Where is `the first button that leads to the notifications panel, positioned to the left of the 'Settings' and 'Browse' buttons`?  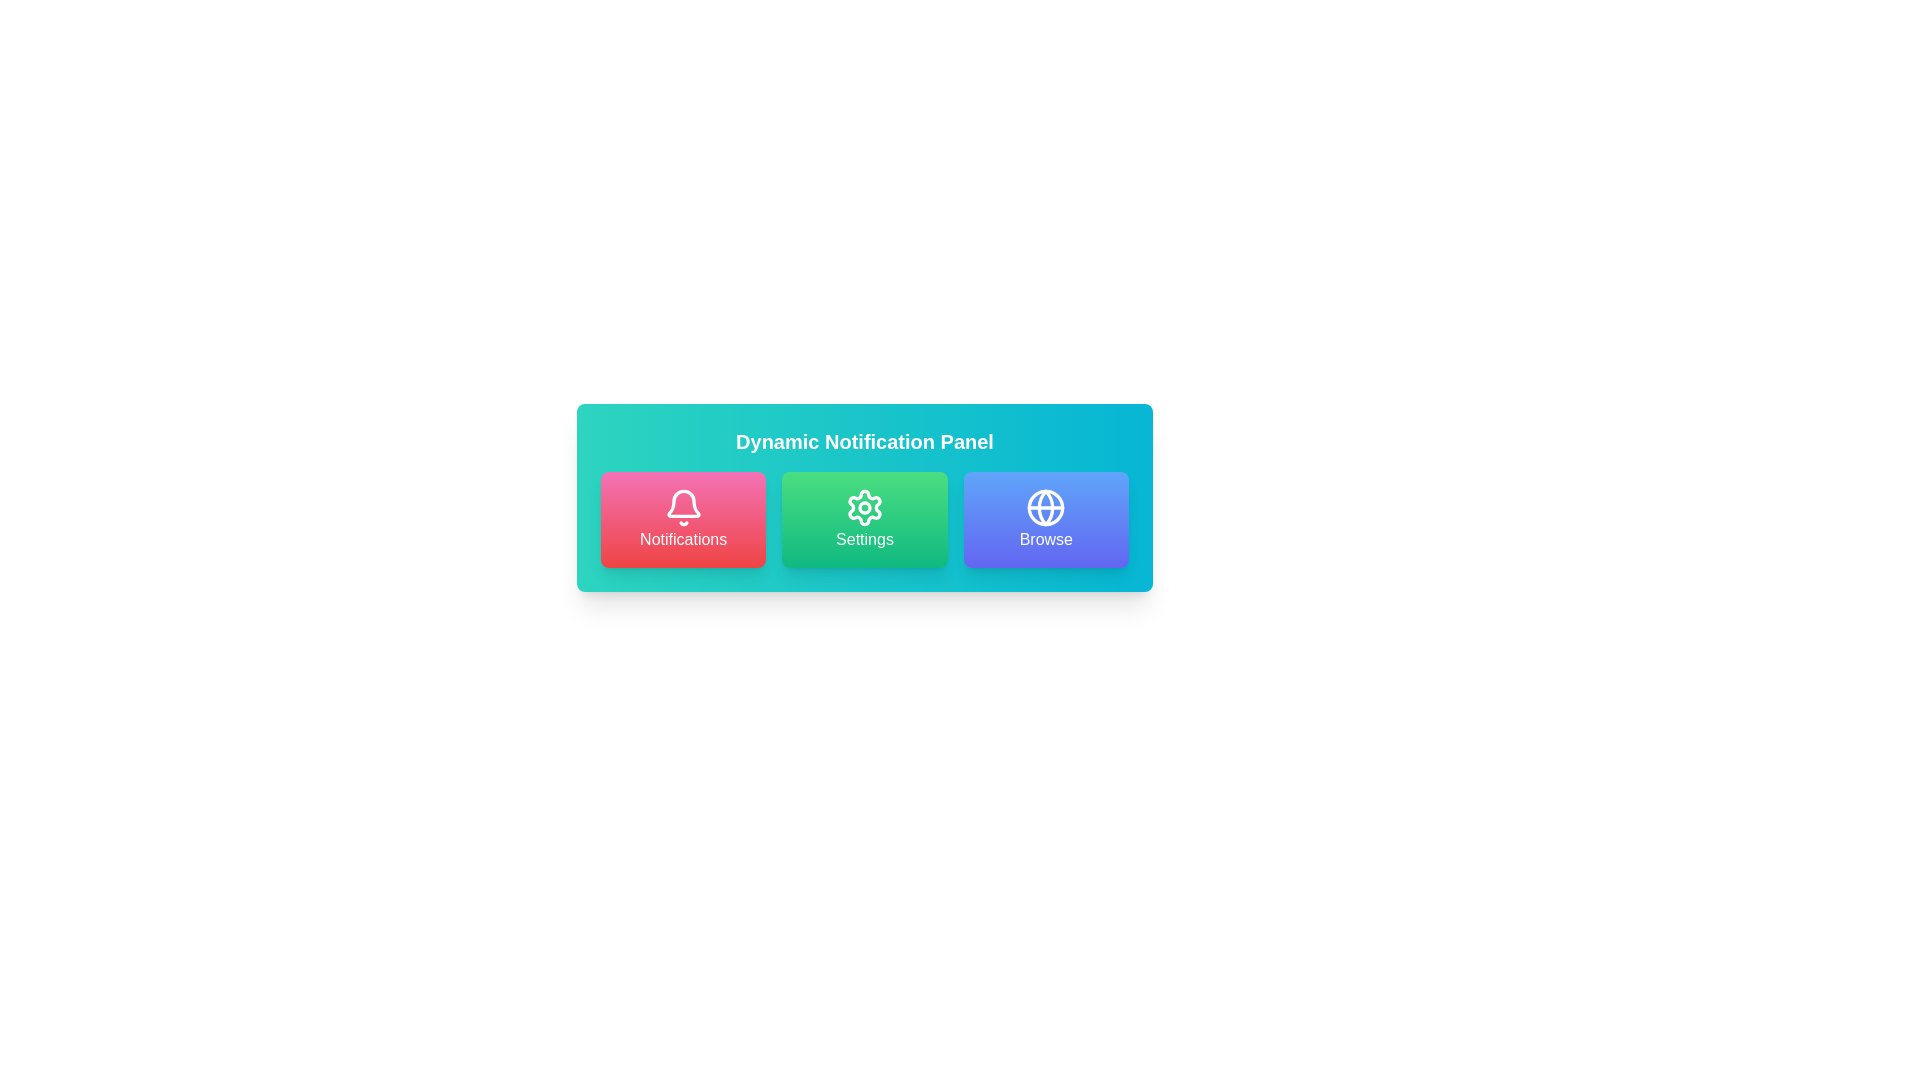 the first button that leads to the notifications panel, positioned to the left of the 'Settings' and 'Browse' buttons is located at coordinates (683, 519).